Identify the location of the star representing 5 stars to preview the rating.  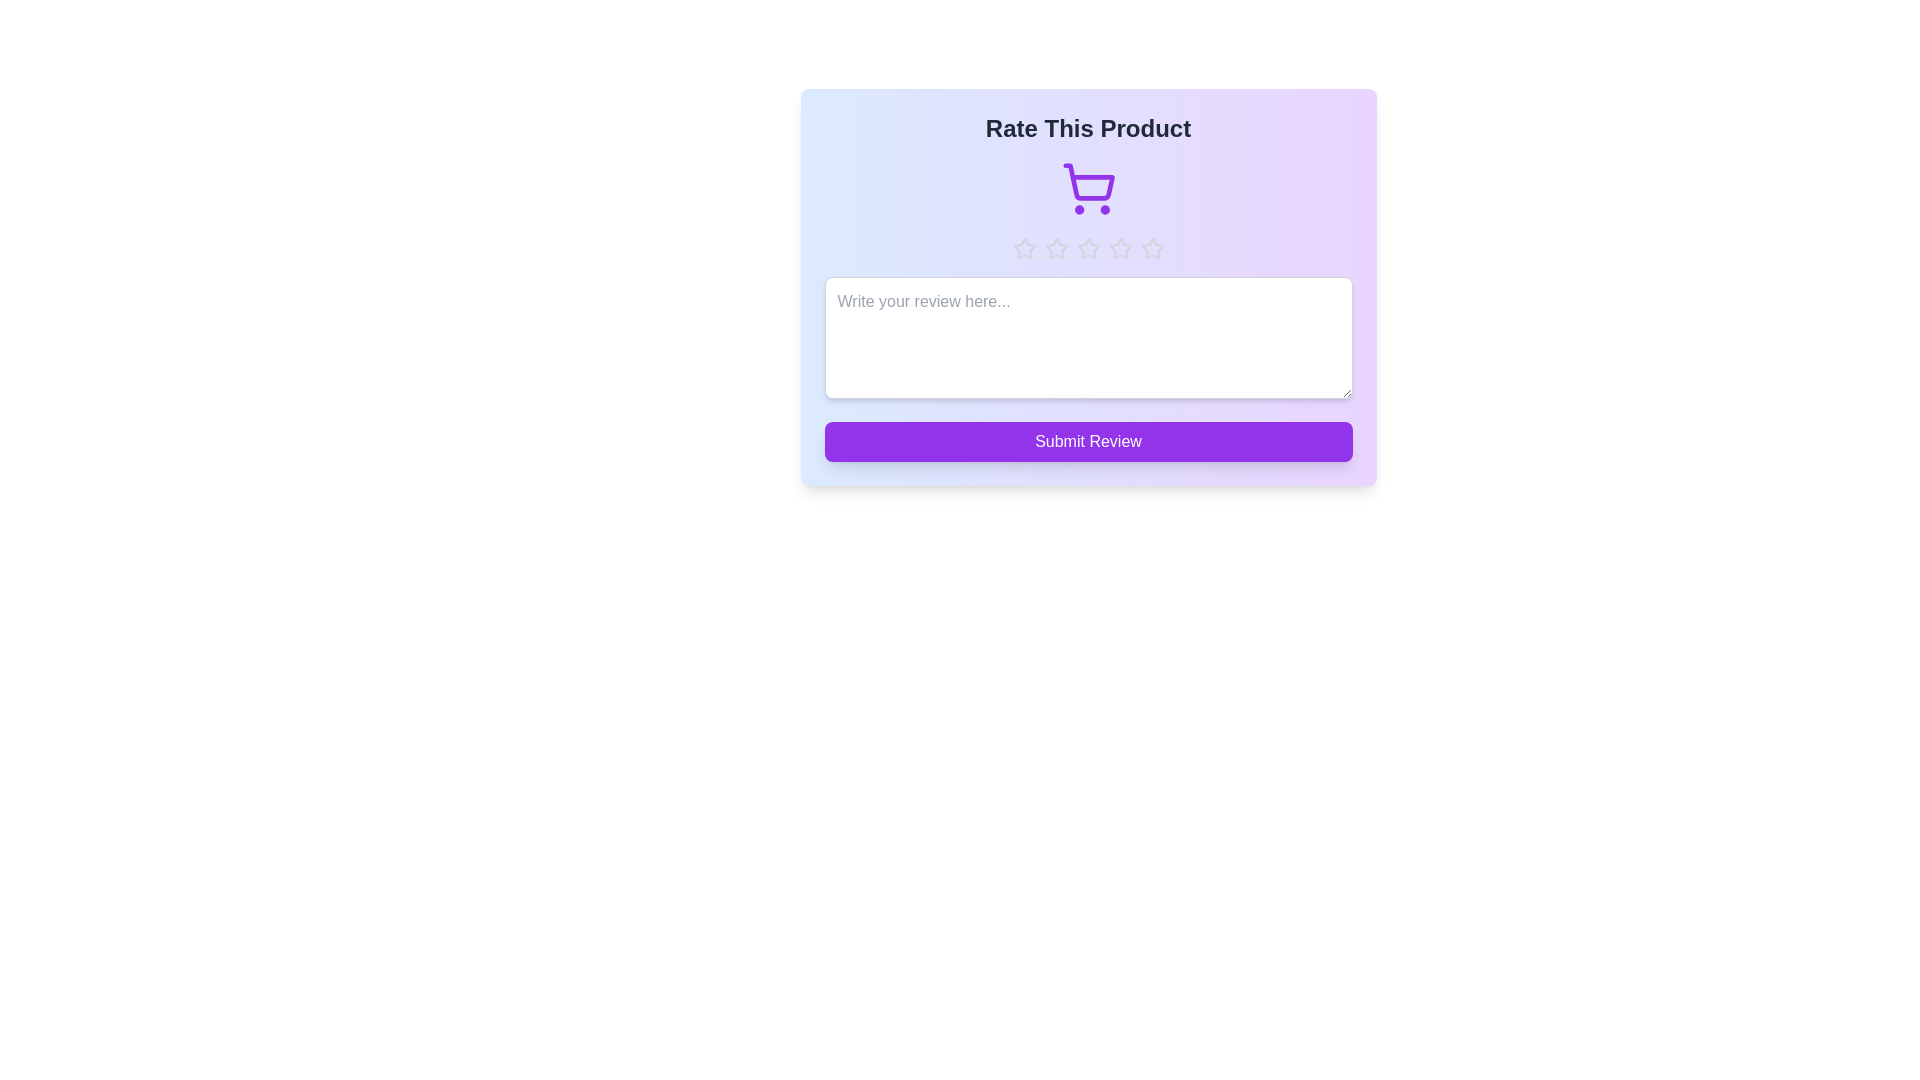
(1152, 248).